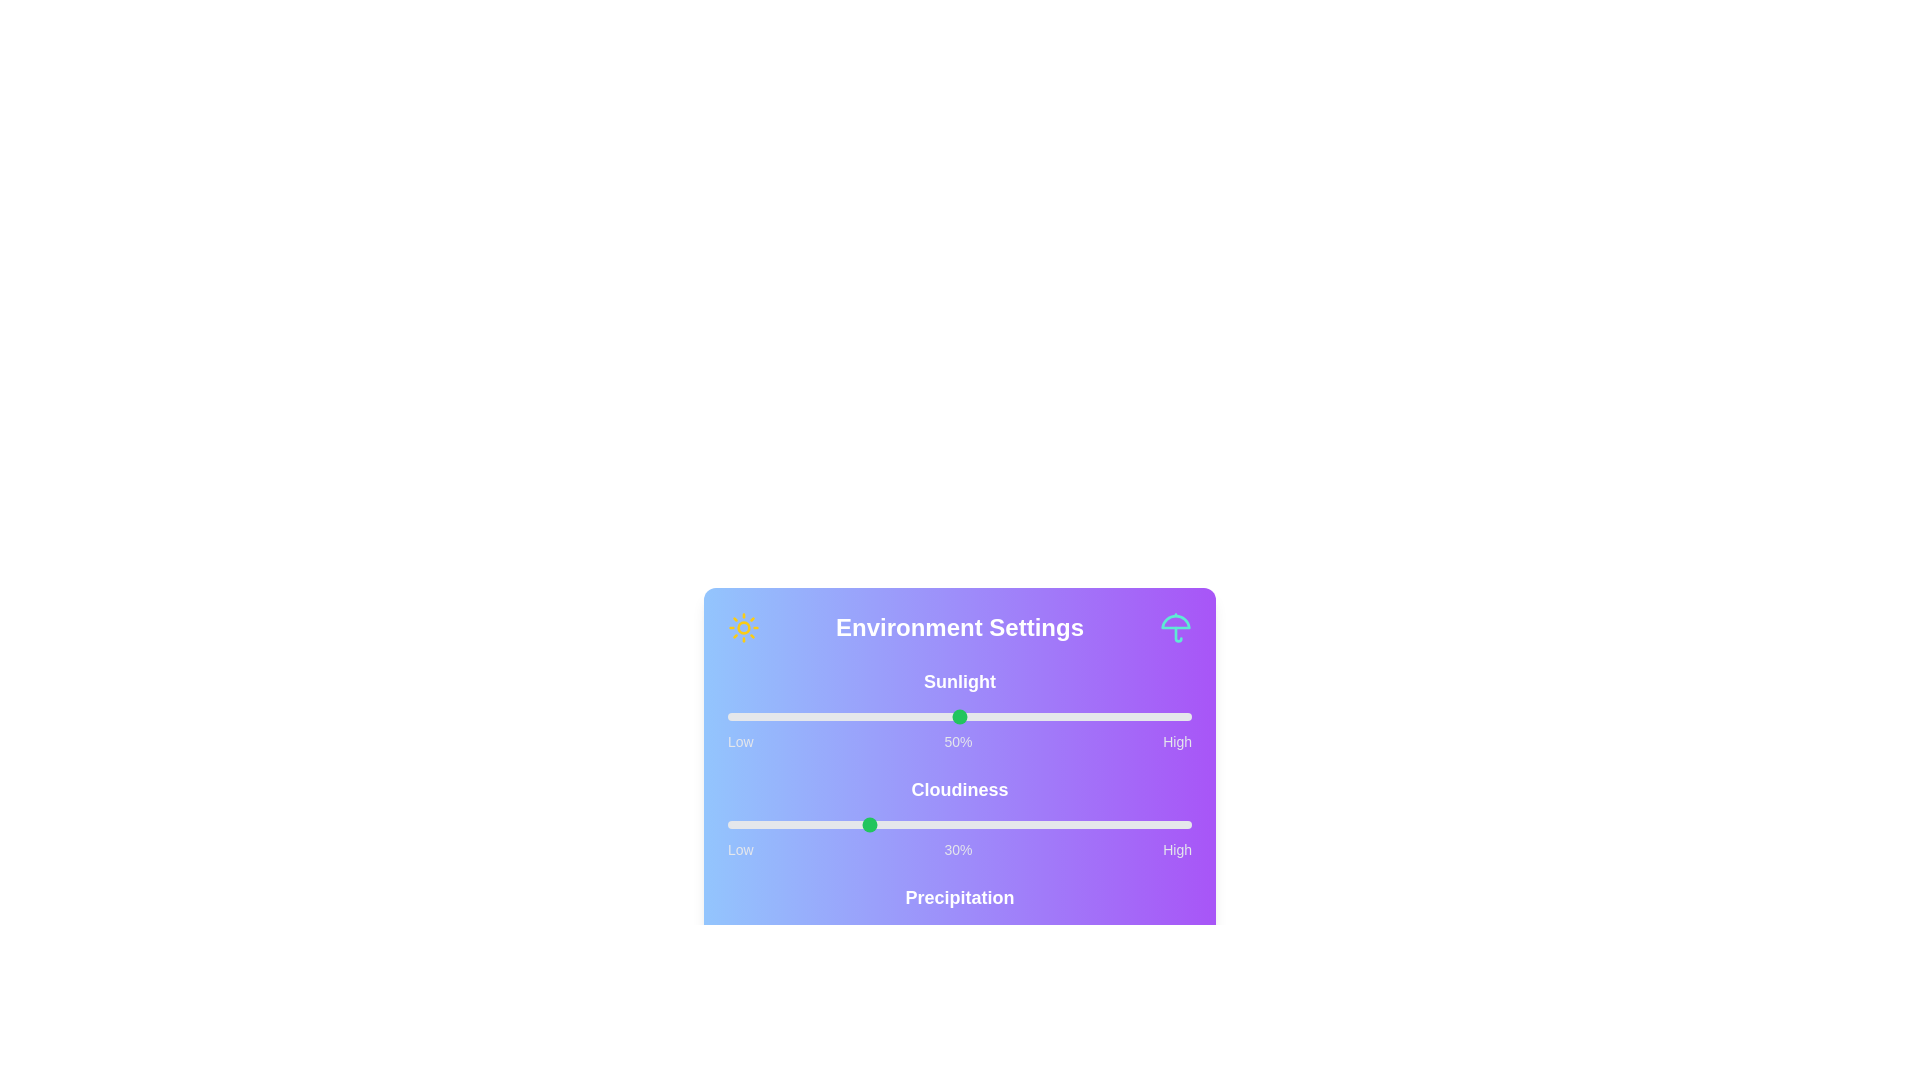  I want to click on the sunlight slider to 17%, so click(806, 716).